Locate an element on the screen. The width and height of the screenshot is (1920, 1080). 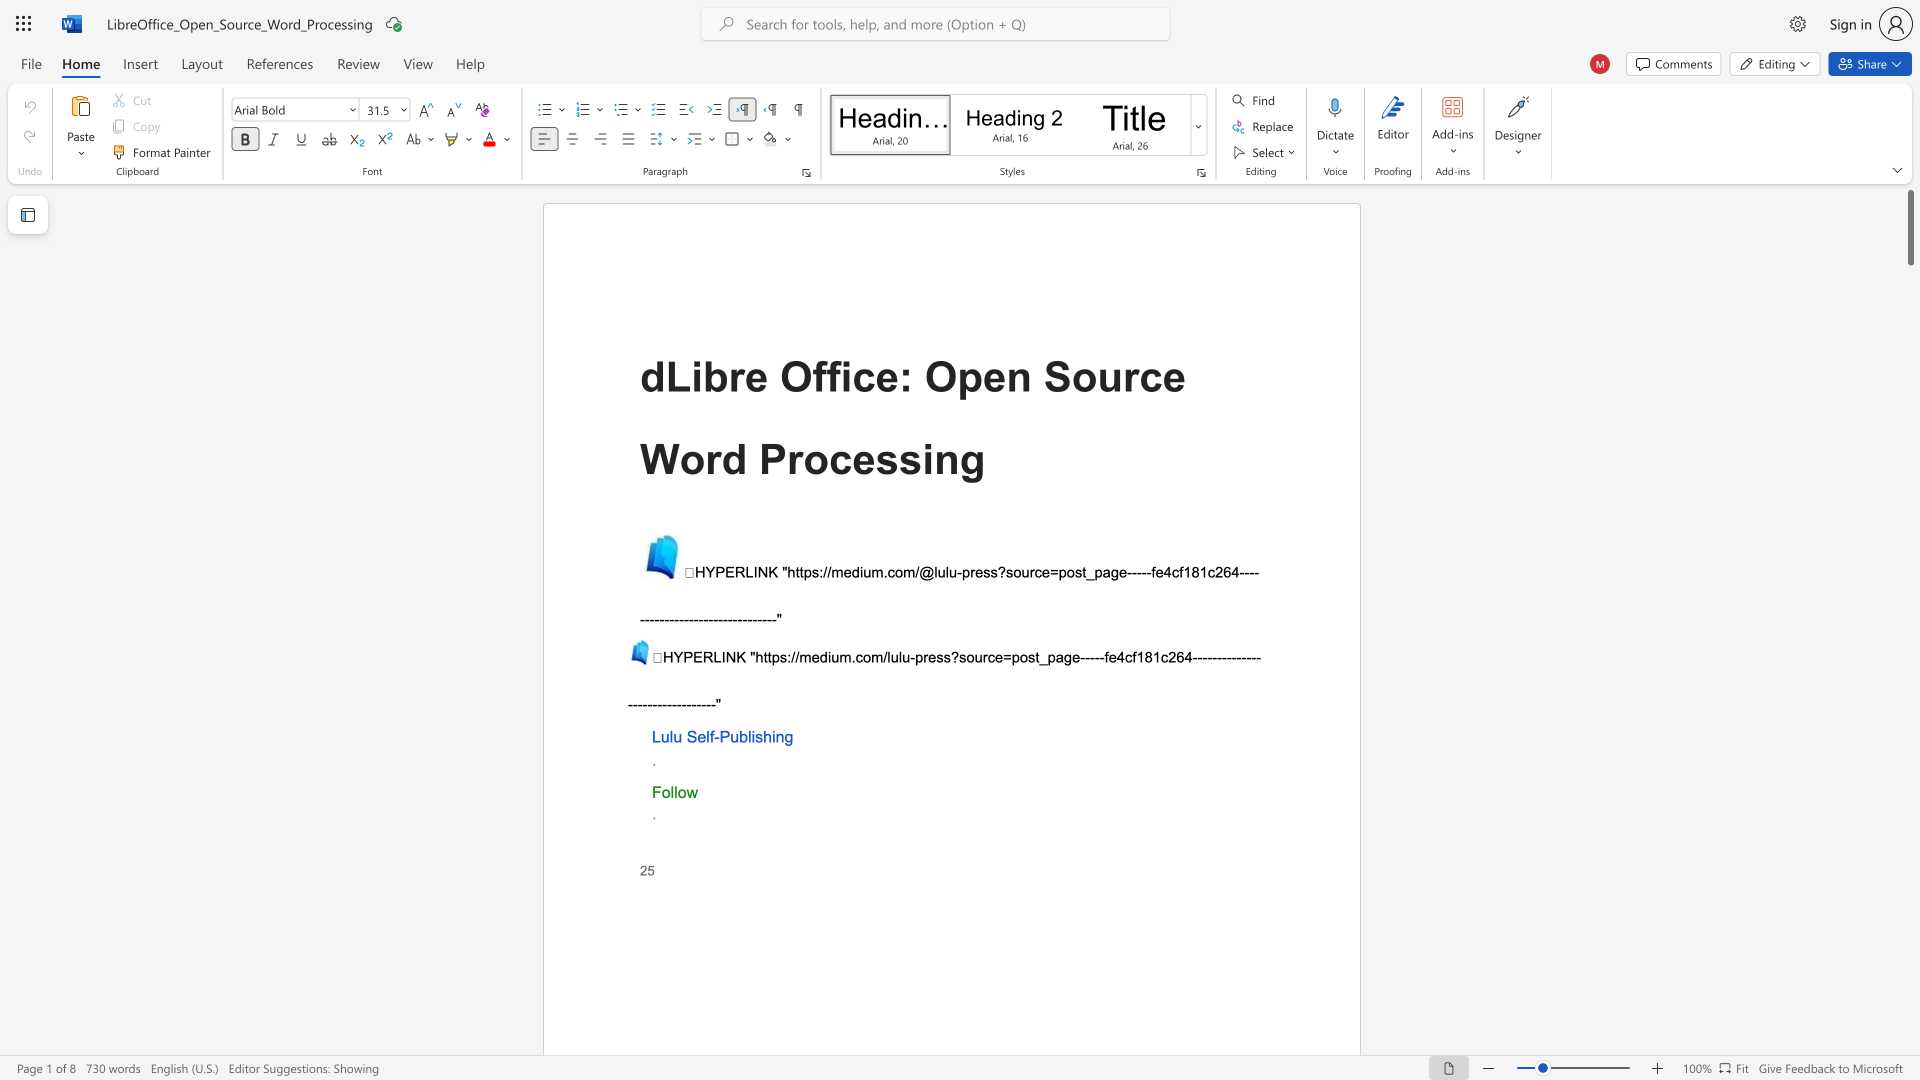
the scrollbar to move the page downward is located at coordinates (1909, 640).